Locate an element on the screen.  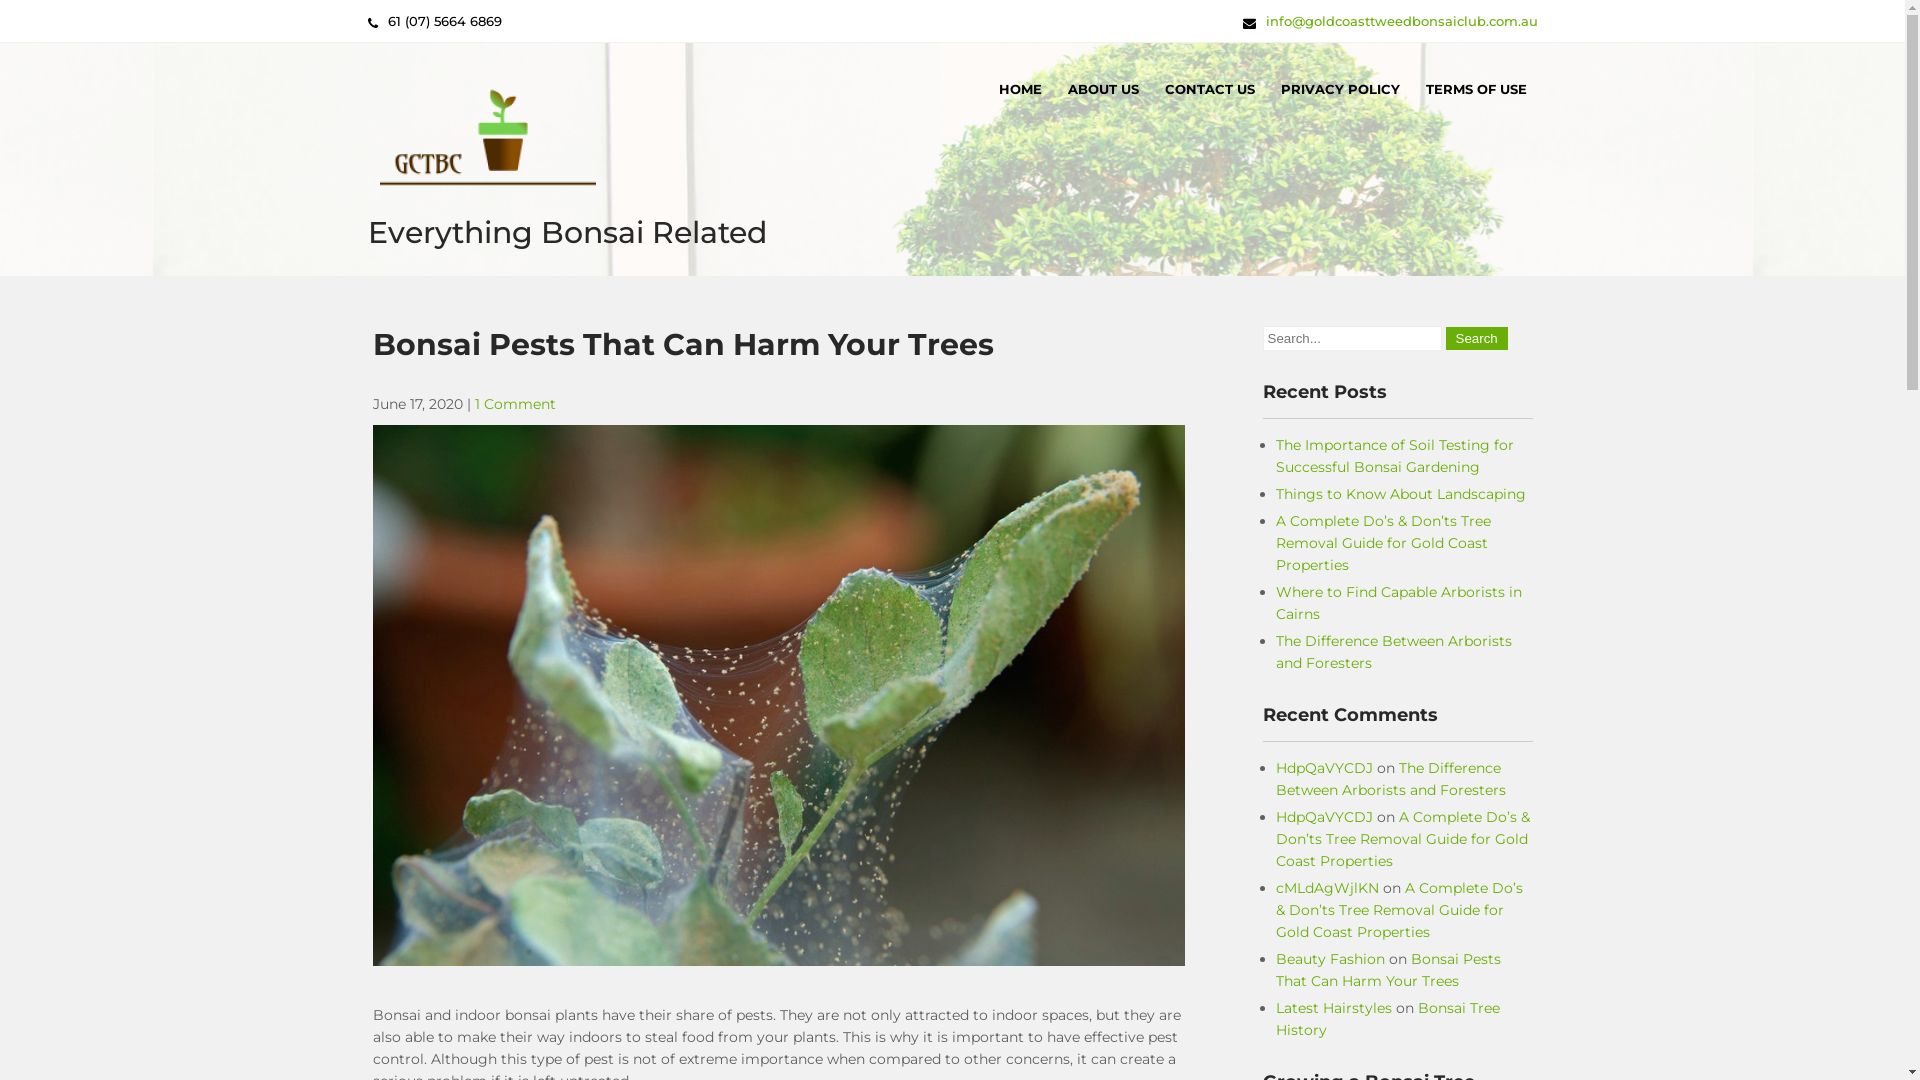
'Bonsai Pests That Can Harm Your Trees' is located at coordinates (1387, 968).